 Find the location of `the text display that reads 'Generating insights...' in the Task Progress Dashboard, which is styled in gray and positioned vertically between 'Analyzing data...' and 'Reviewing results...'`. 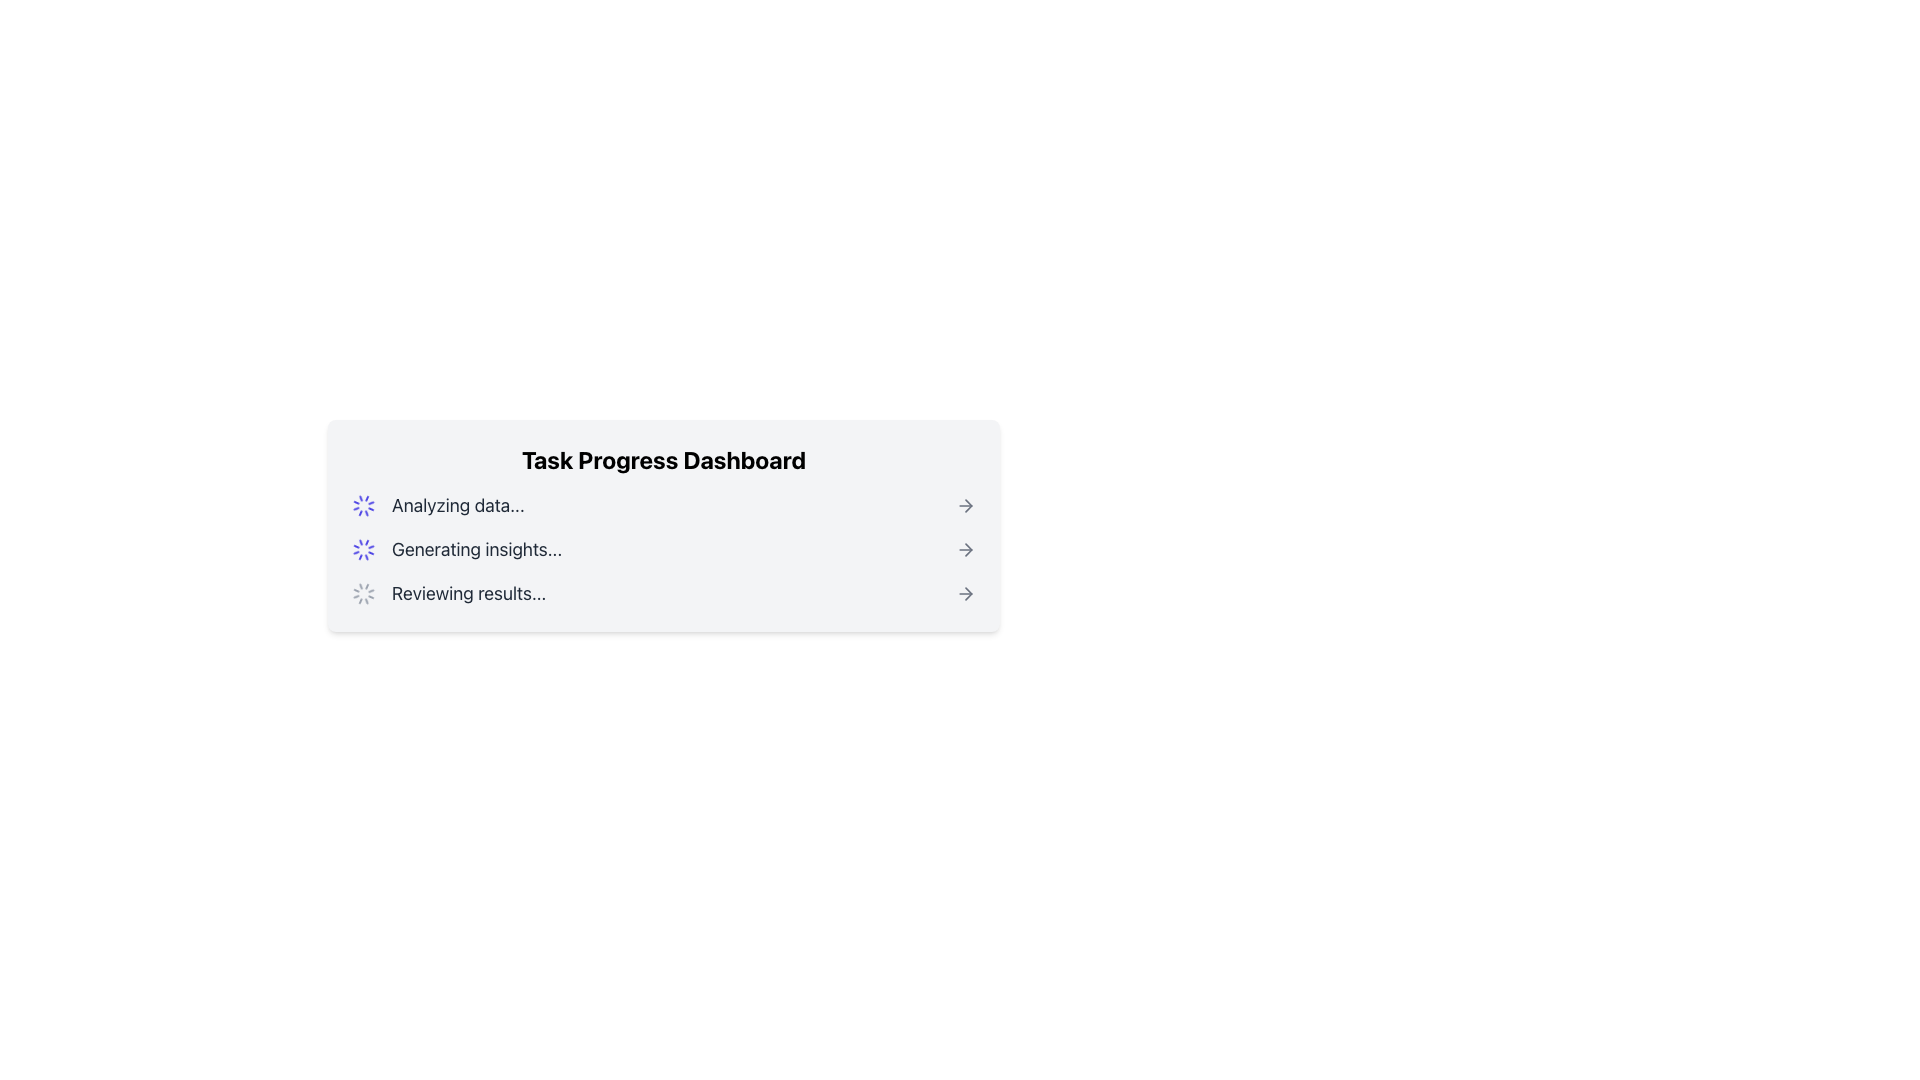

the text display that reads 'Generating insights...' in the Task Progress Dashboard, which is styled in gray and positioned vertically between 'Analyzing data...' and 'Reviewing results...' is located at coordinates (476, 550).